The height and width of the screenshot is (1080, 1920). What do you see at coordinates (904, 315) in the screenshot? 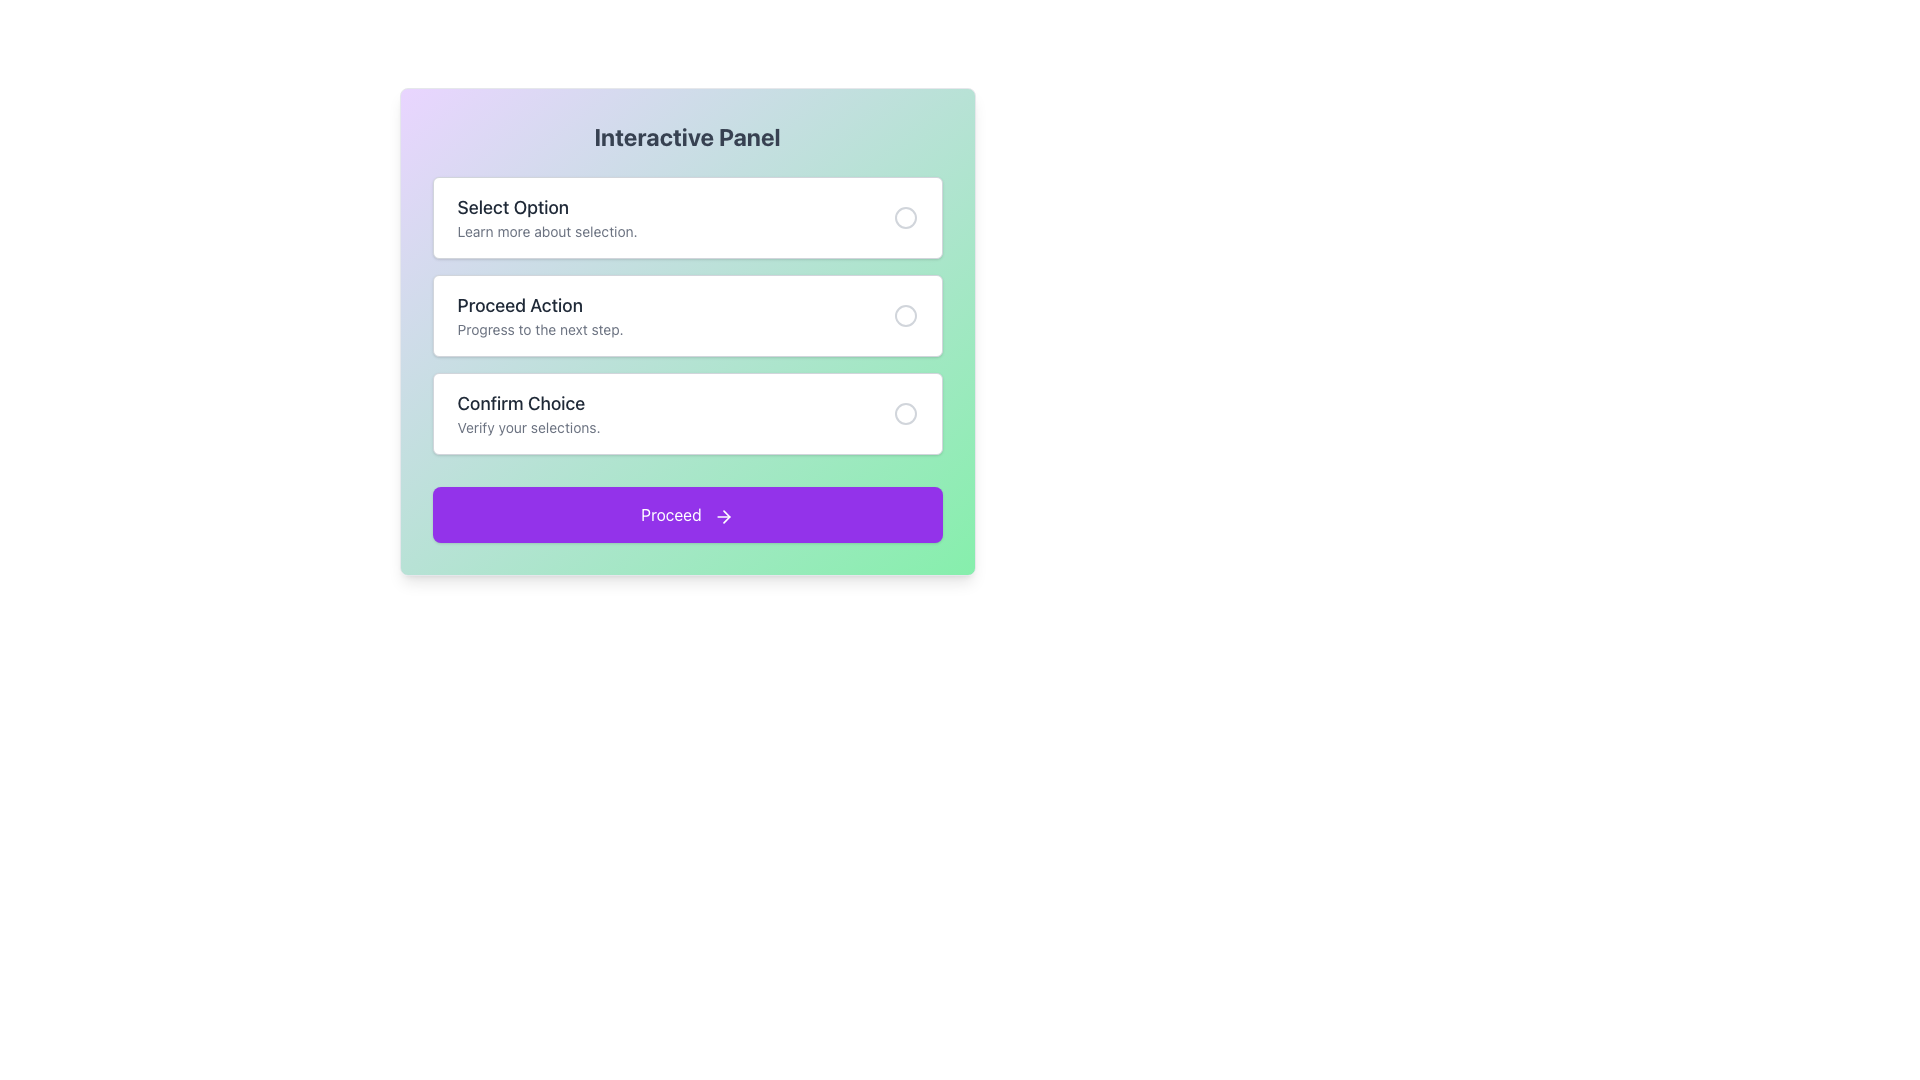
I see `the light gray circular icon located inside the 'Proceed Action' card, which is the second card in a vertical stack` at bounding box center [904, 315].